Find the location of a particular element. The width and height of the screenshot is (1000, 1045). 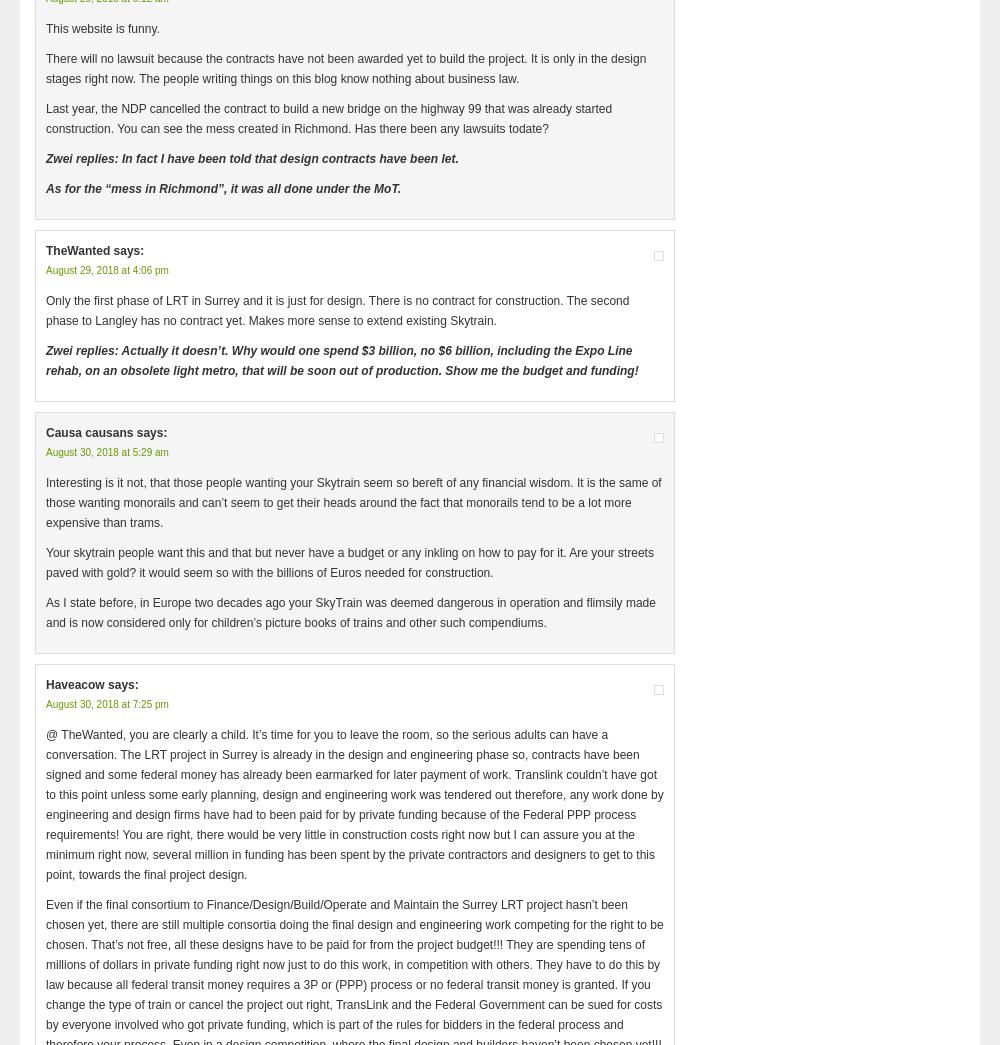

'Interesting is it not, that those people wanting your Skytrain seem so bereft of any financial wisdom. It is the same of those wanting monorails and can’t seem to get their heads around the fact that monorails tend to be a lot more expensive than trams.' is located at coordinates (46, 501).